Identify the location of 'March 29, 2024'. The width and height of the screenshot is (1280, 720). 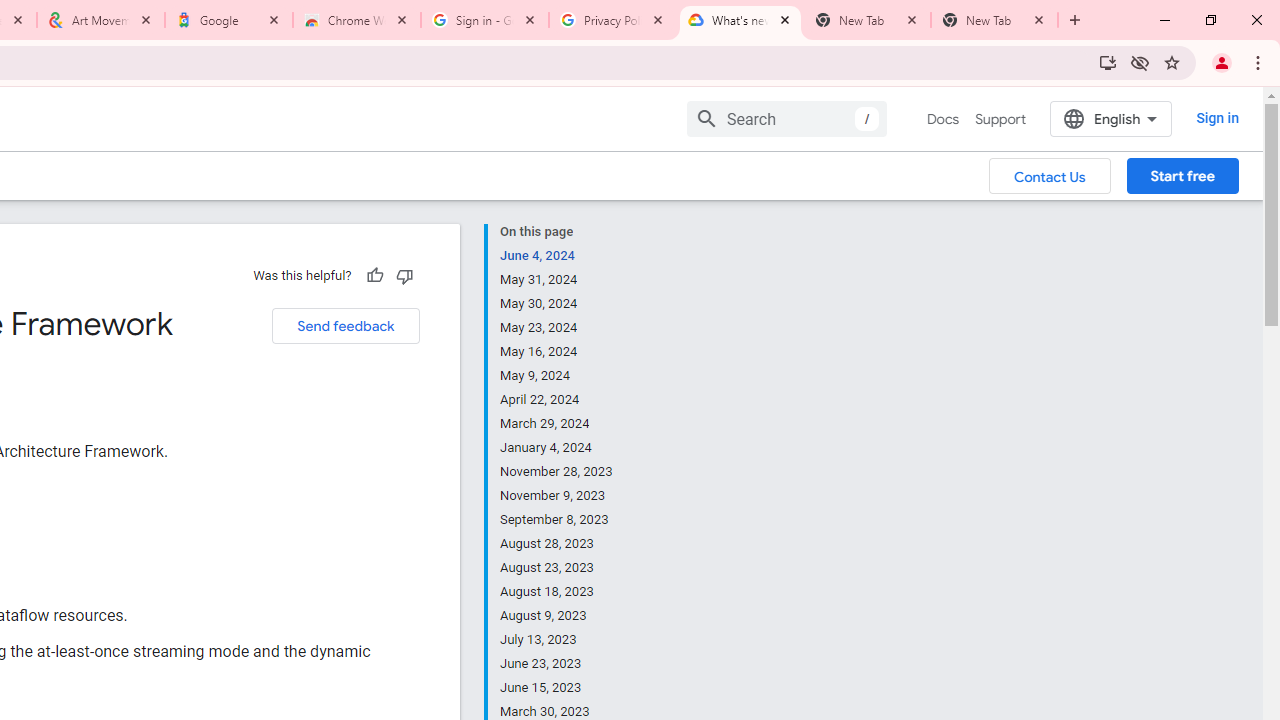
(557, 423).